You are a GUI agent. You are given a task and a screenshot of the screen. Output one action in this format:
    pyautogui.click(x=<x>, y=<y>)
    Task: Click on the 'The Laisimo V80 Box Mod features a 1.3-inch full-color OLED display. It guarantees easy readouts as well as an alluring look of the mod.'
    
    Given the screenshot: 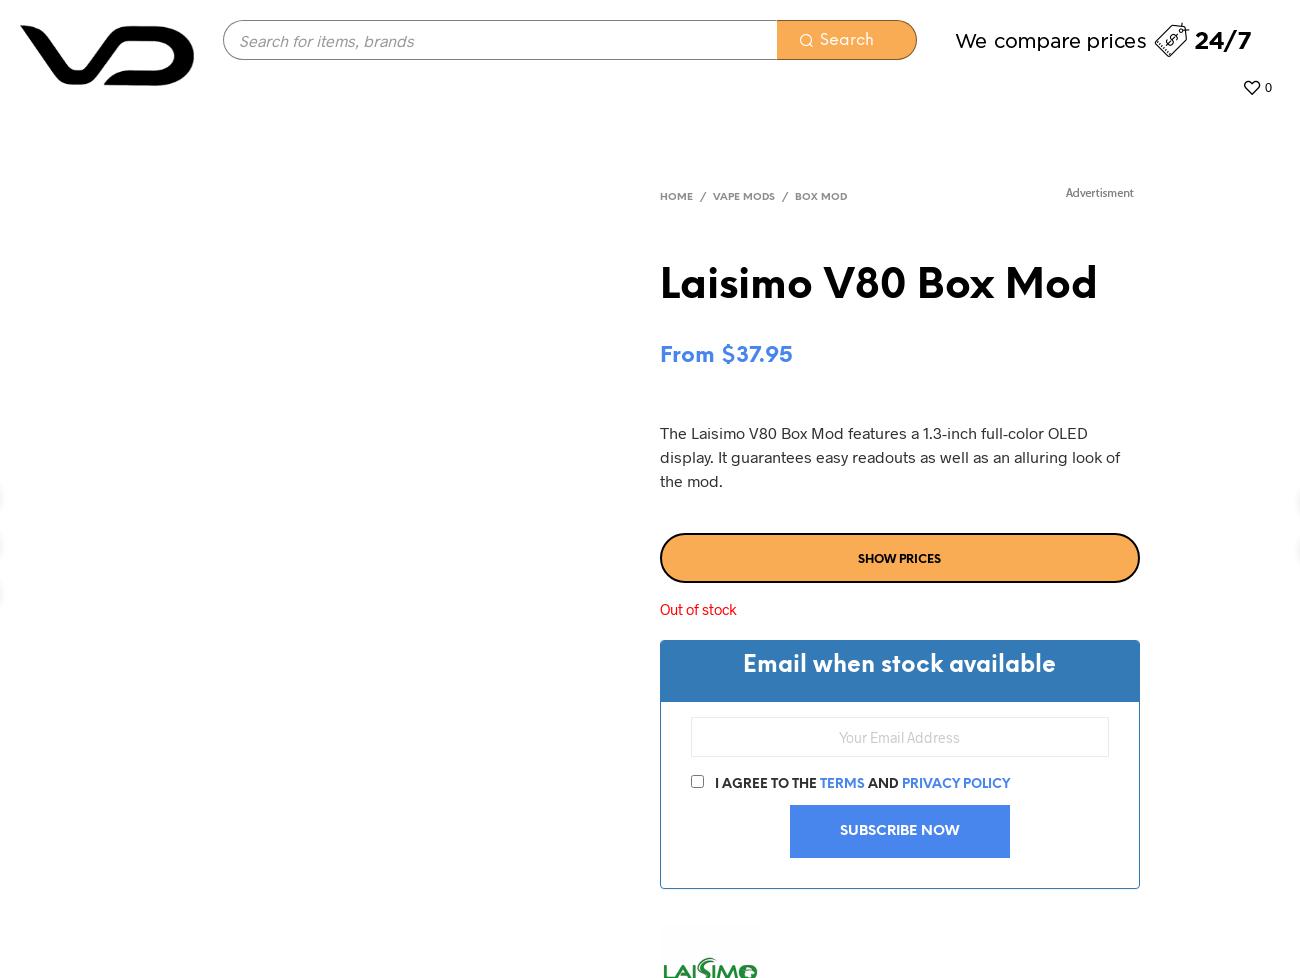 What is the action you would take?
    pyautogui.click(x=659, y=455)
    